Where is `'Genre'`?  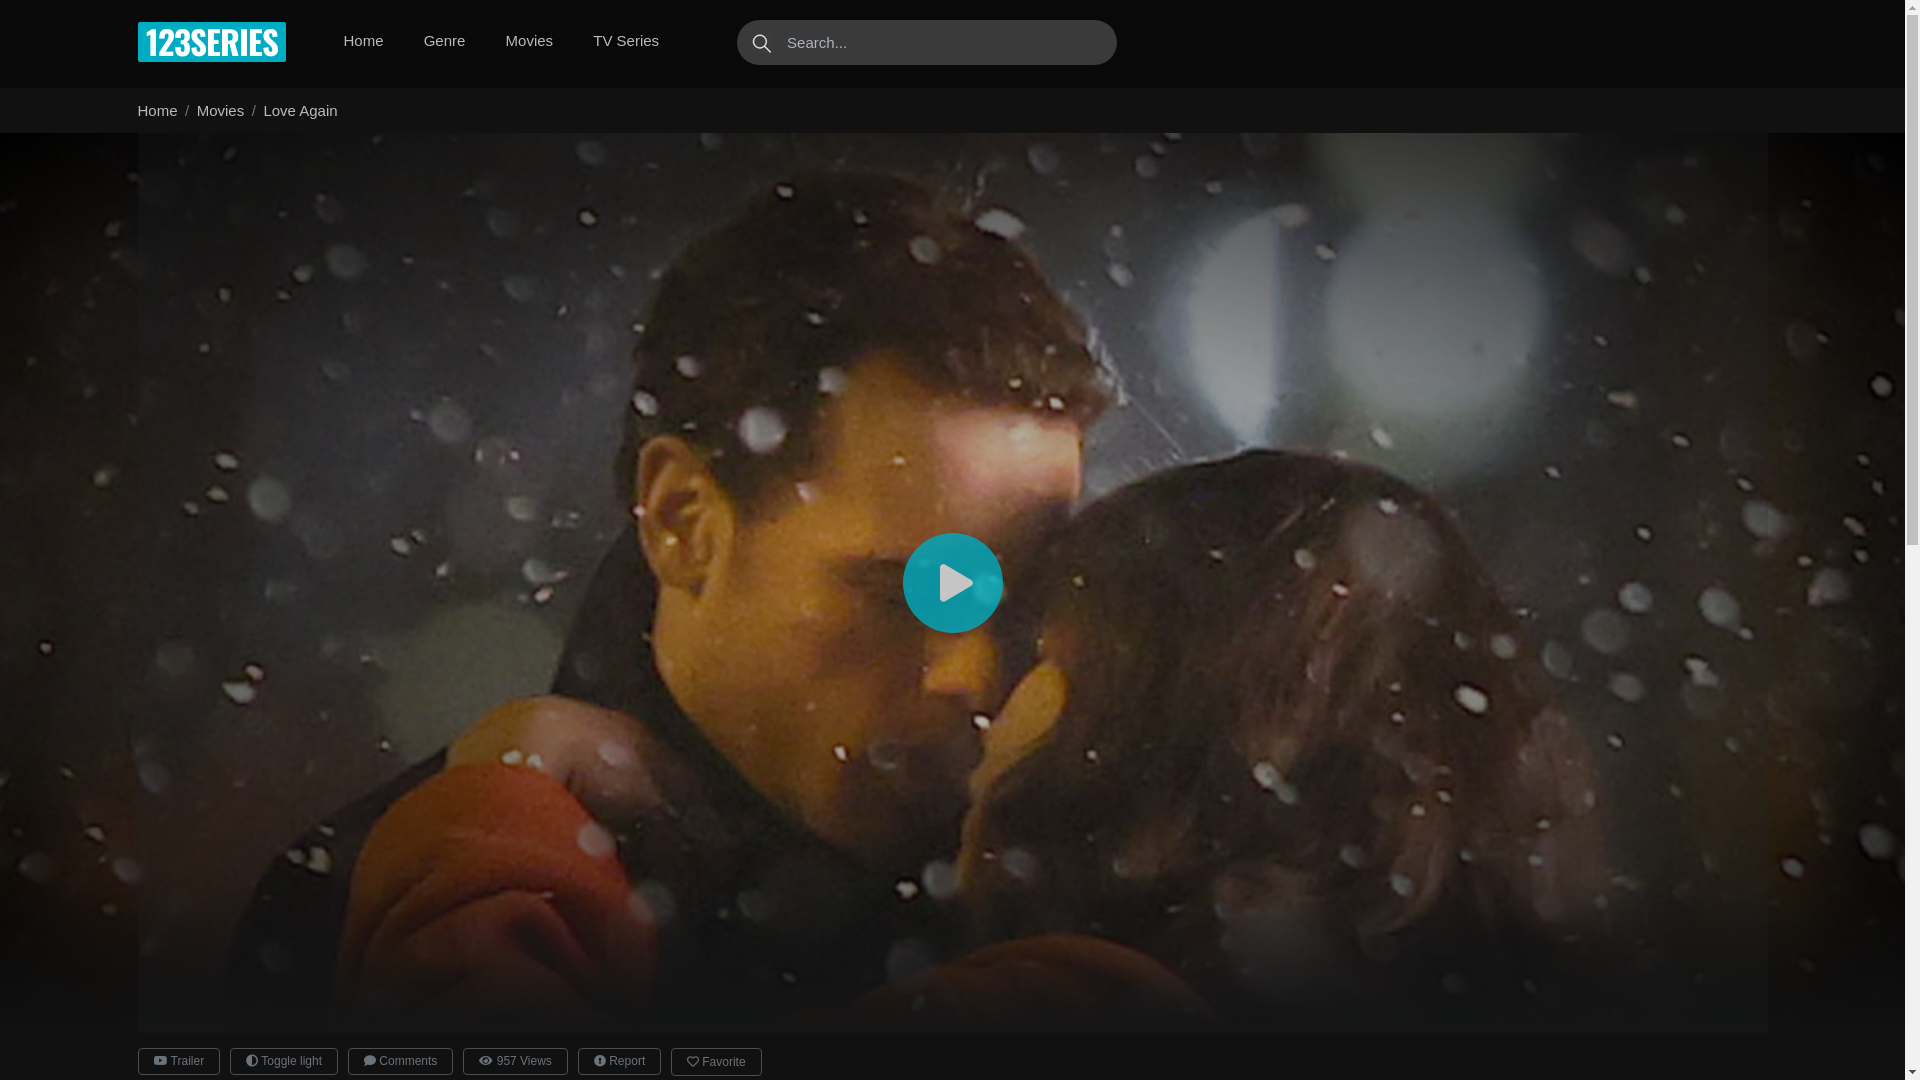
'Genre' is located at coordinates (415, 41).